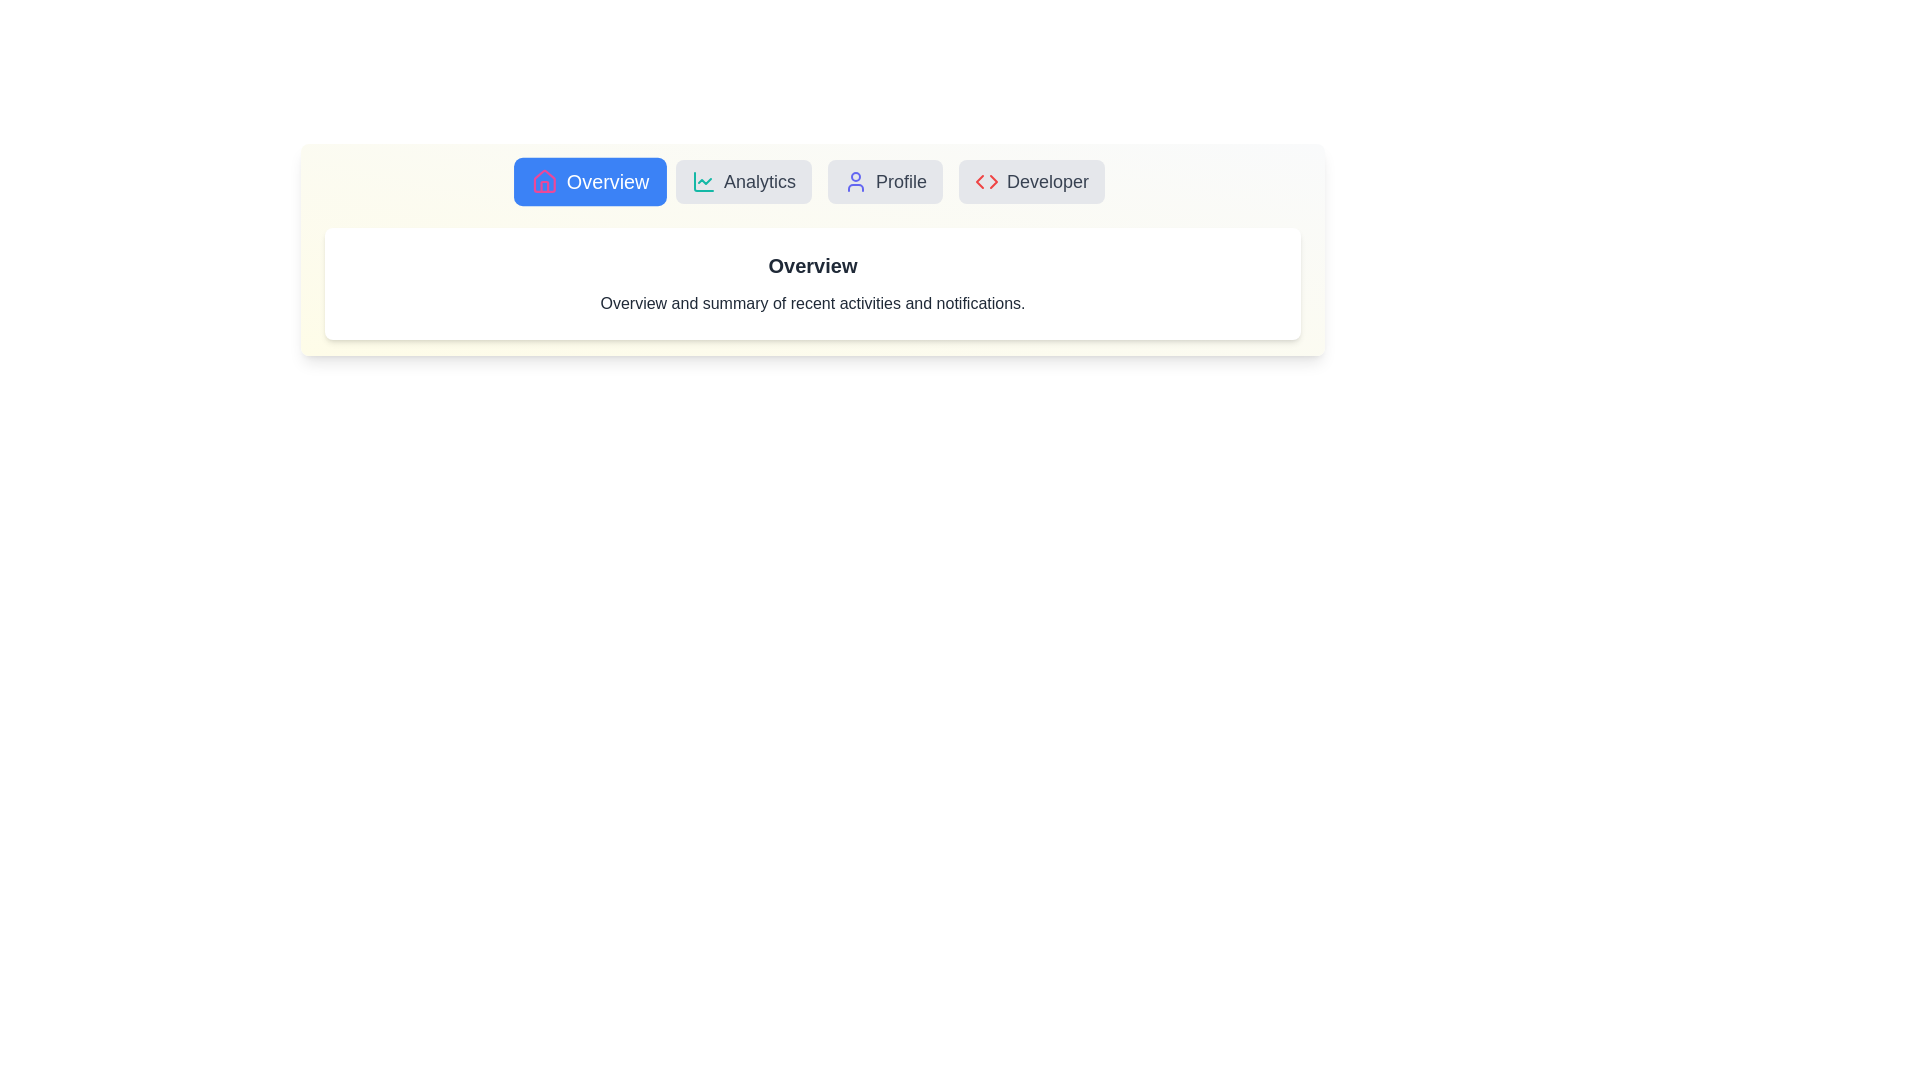 The image size is (1920, 1080). What do you see at coordinates (884, 181) in the screenshot?
I see `the Profile tab to view its content` at bounding box center [884, 181].